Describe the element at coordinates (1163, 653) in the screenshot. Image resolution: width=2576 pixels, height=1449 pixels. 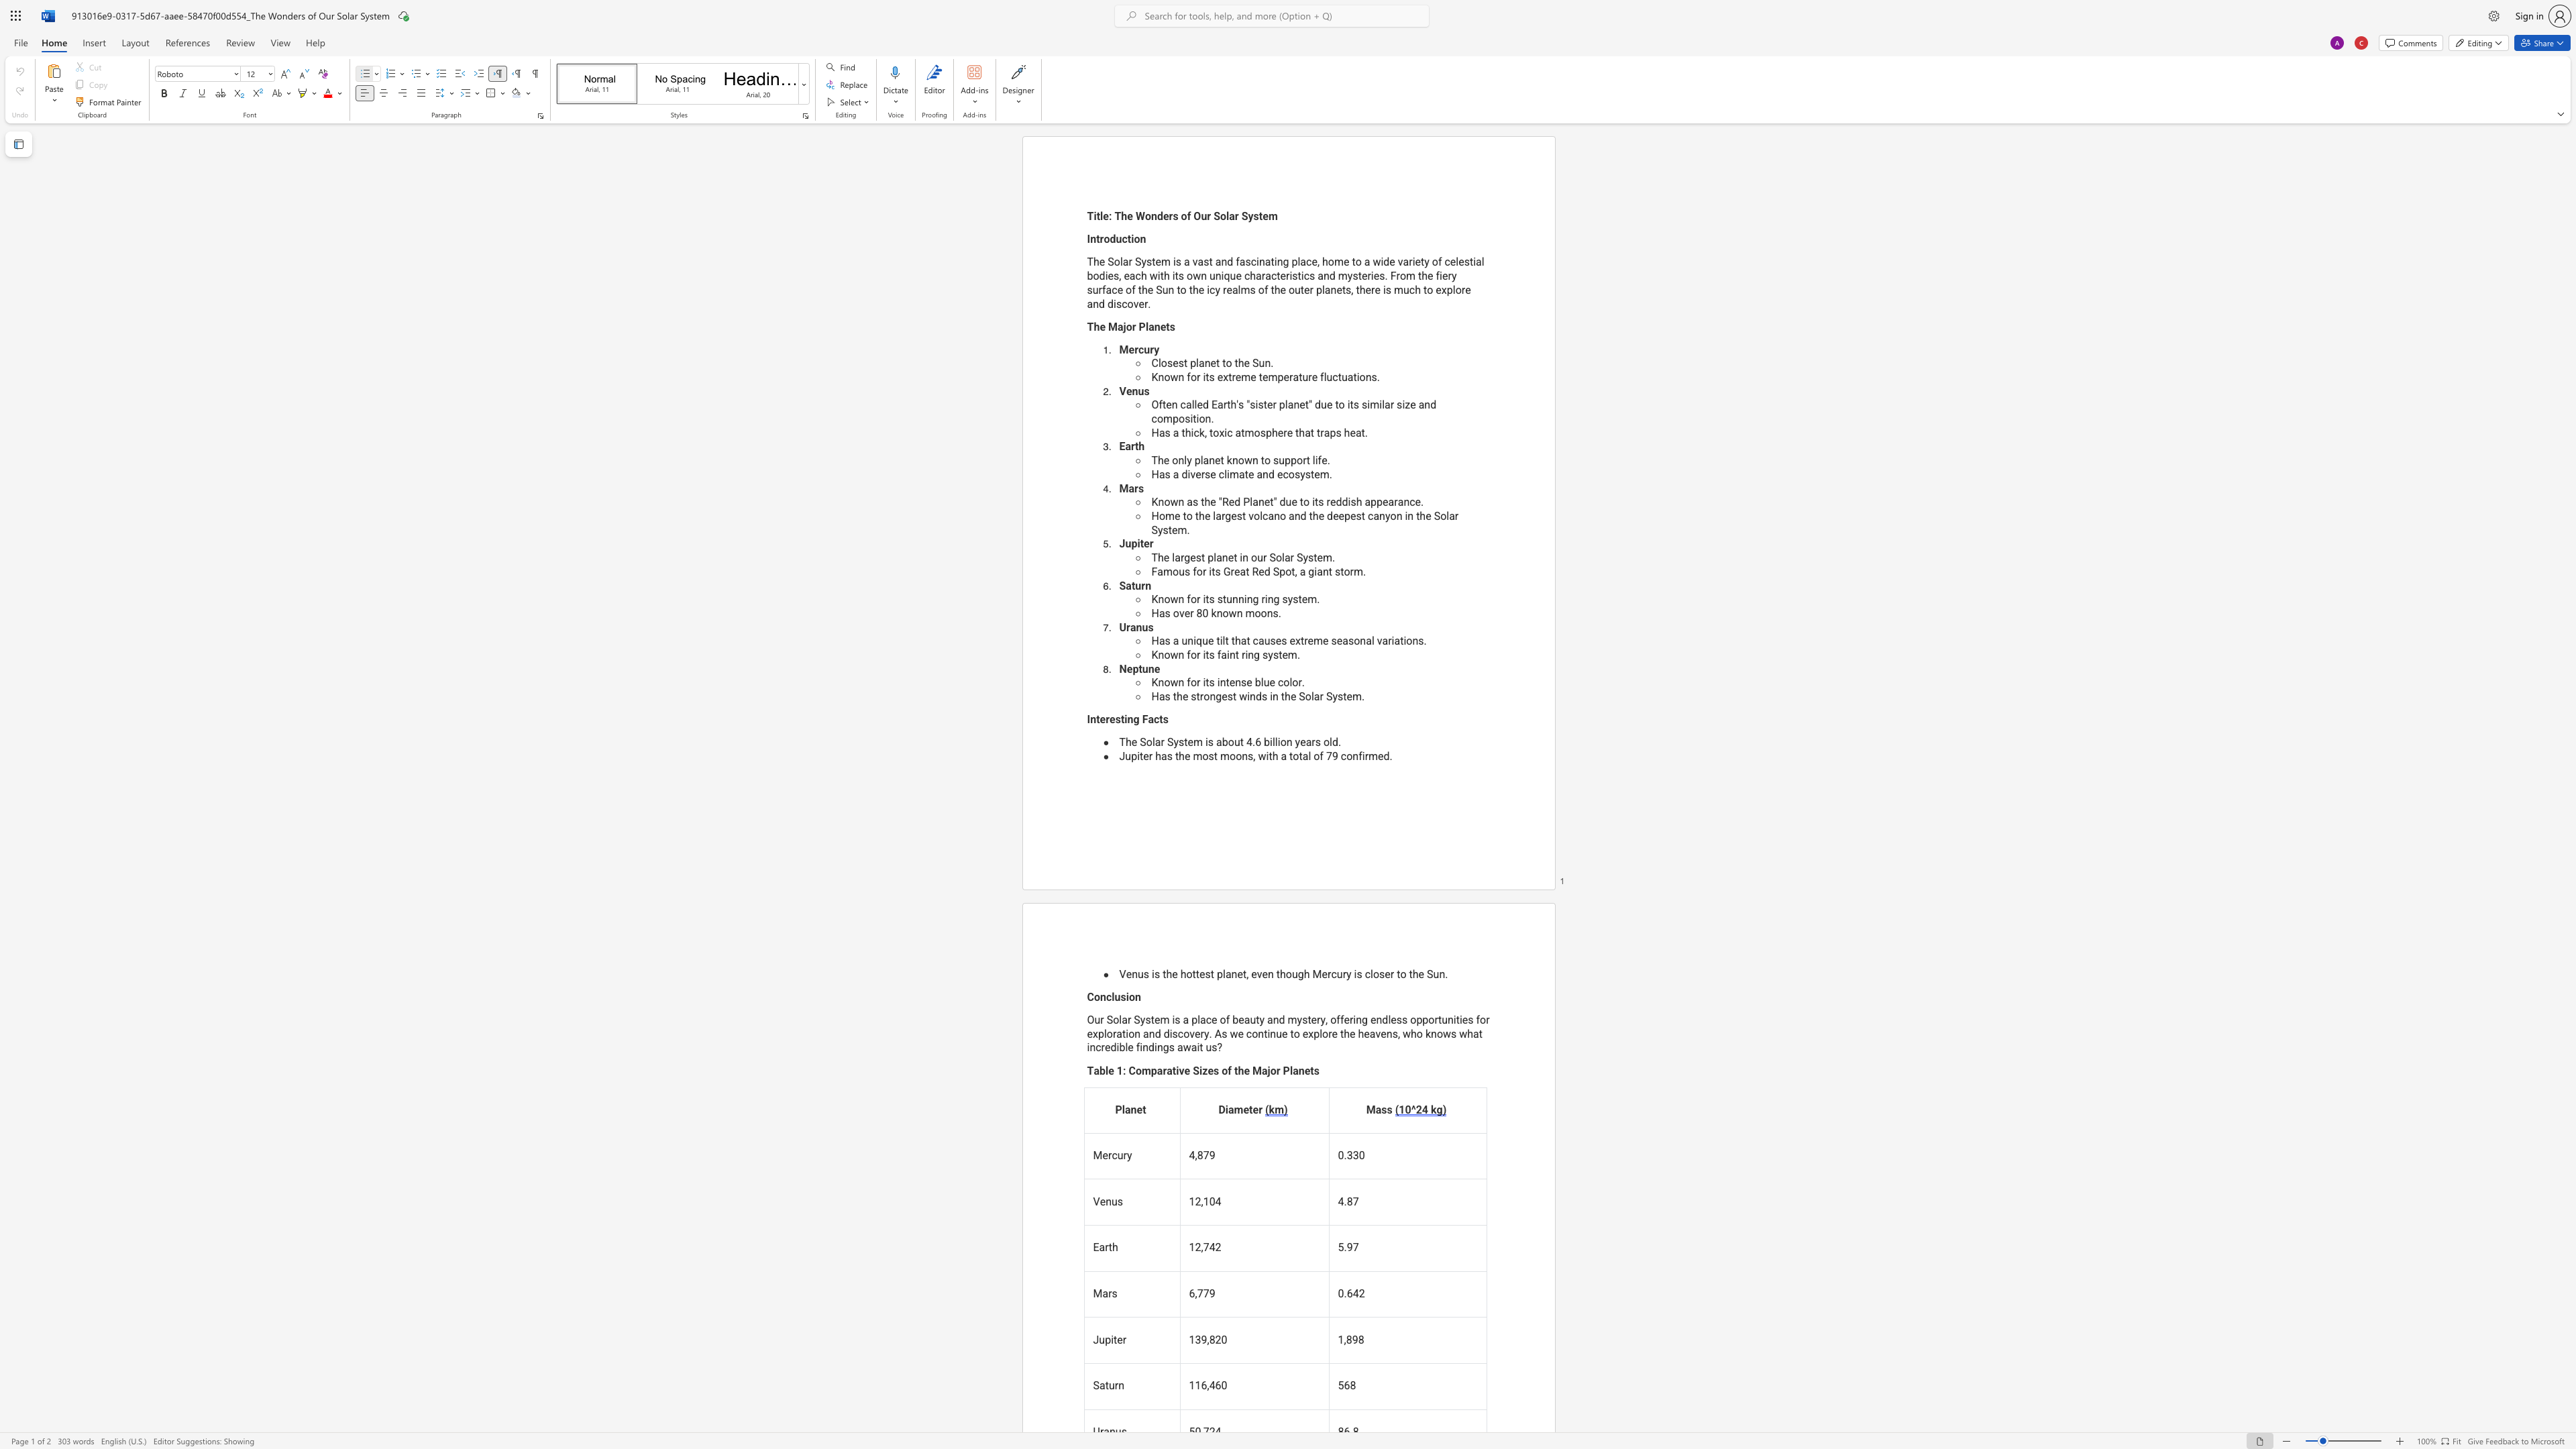
I see `the space between the continuous character "n" and "o" in the text` at that location.